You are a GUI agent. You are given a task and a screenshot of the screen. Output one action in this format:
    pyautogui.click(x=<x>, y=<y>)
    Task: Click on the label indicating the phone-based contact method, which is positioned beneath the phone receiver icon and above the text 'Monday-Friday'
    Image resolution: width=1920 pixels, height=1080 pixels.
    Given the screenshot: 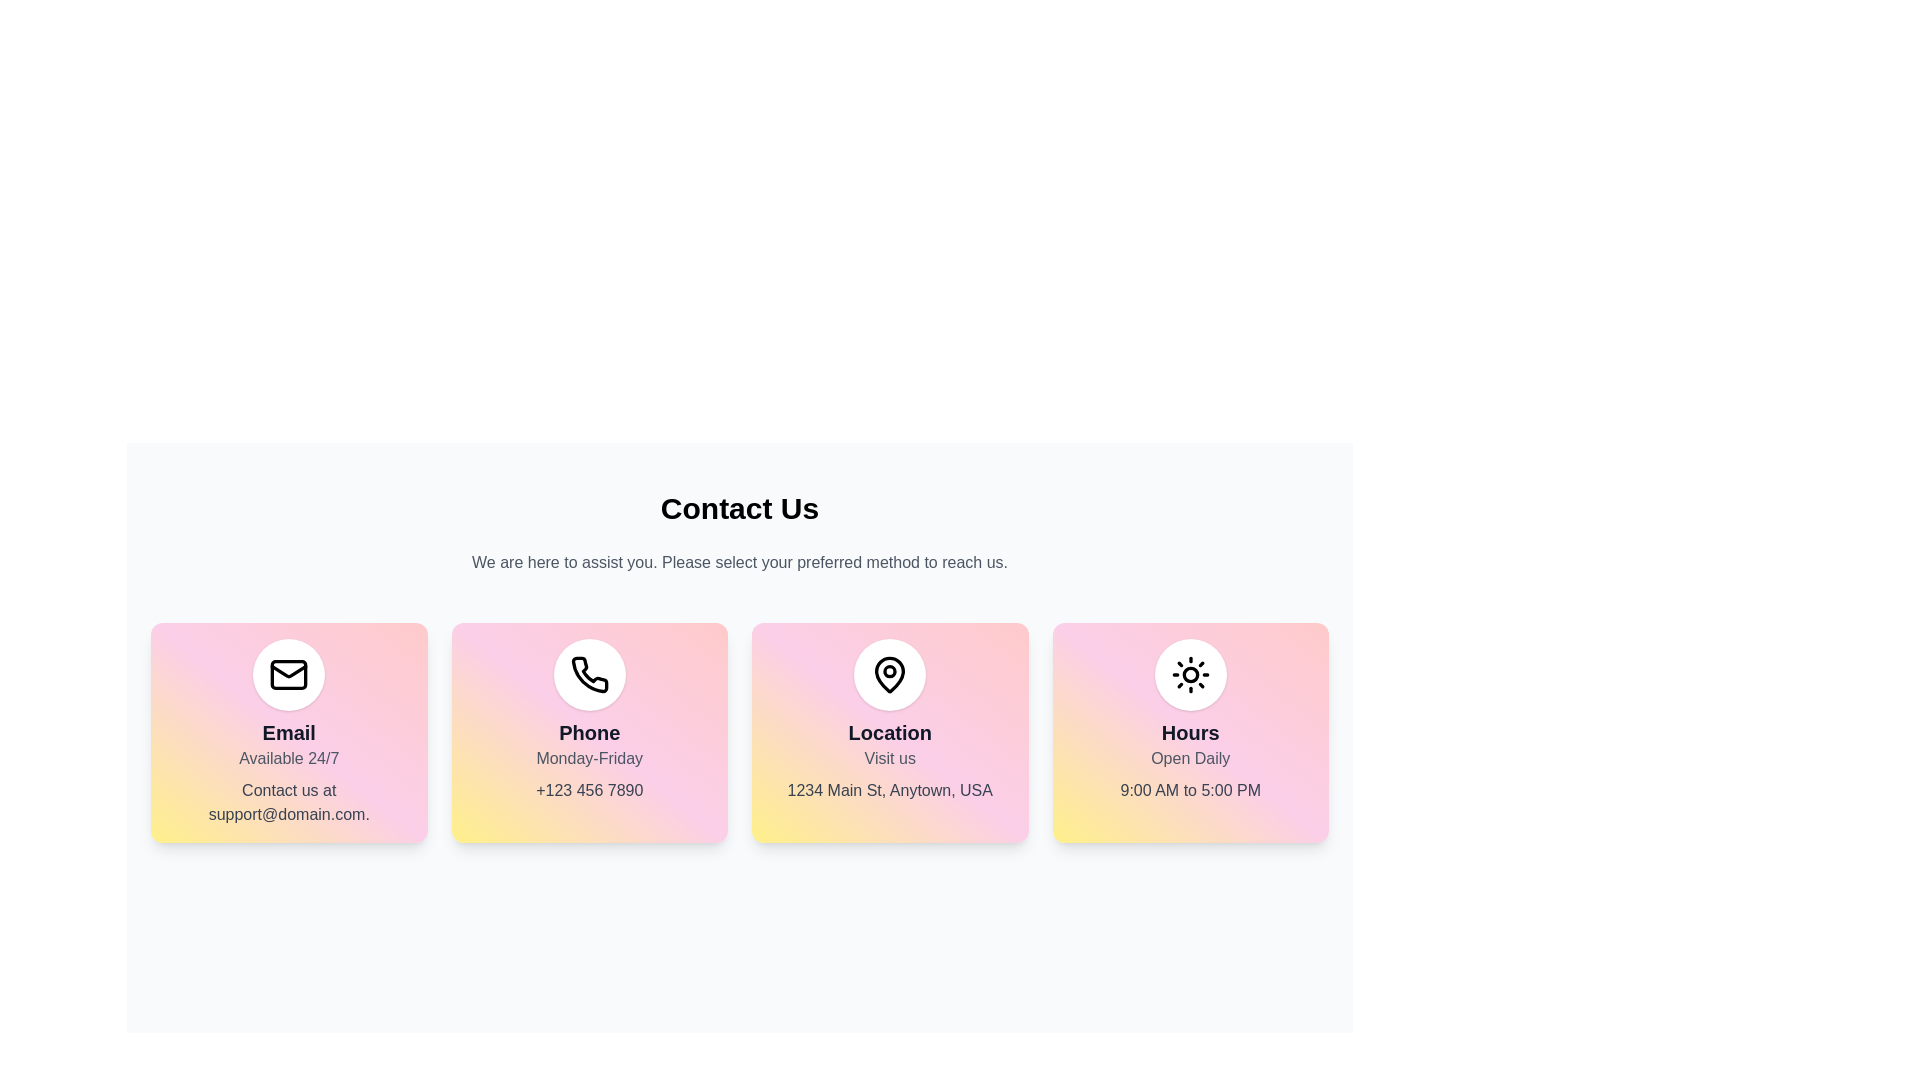 What is the action you would take?
    pyautogui.click(x=588, y=732)
    